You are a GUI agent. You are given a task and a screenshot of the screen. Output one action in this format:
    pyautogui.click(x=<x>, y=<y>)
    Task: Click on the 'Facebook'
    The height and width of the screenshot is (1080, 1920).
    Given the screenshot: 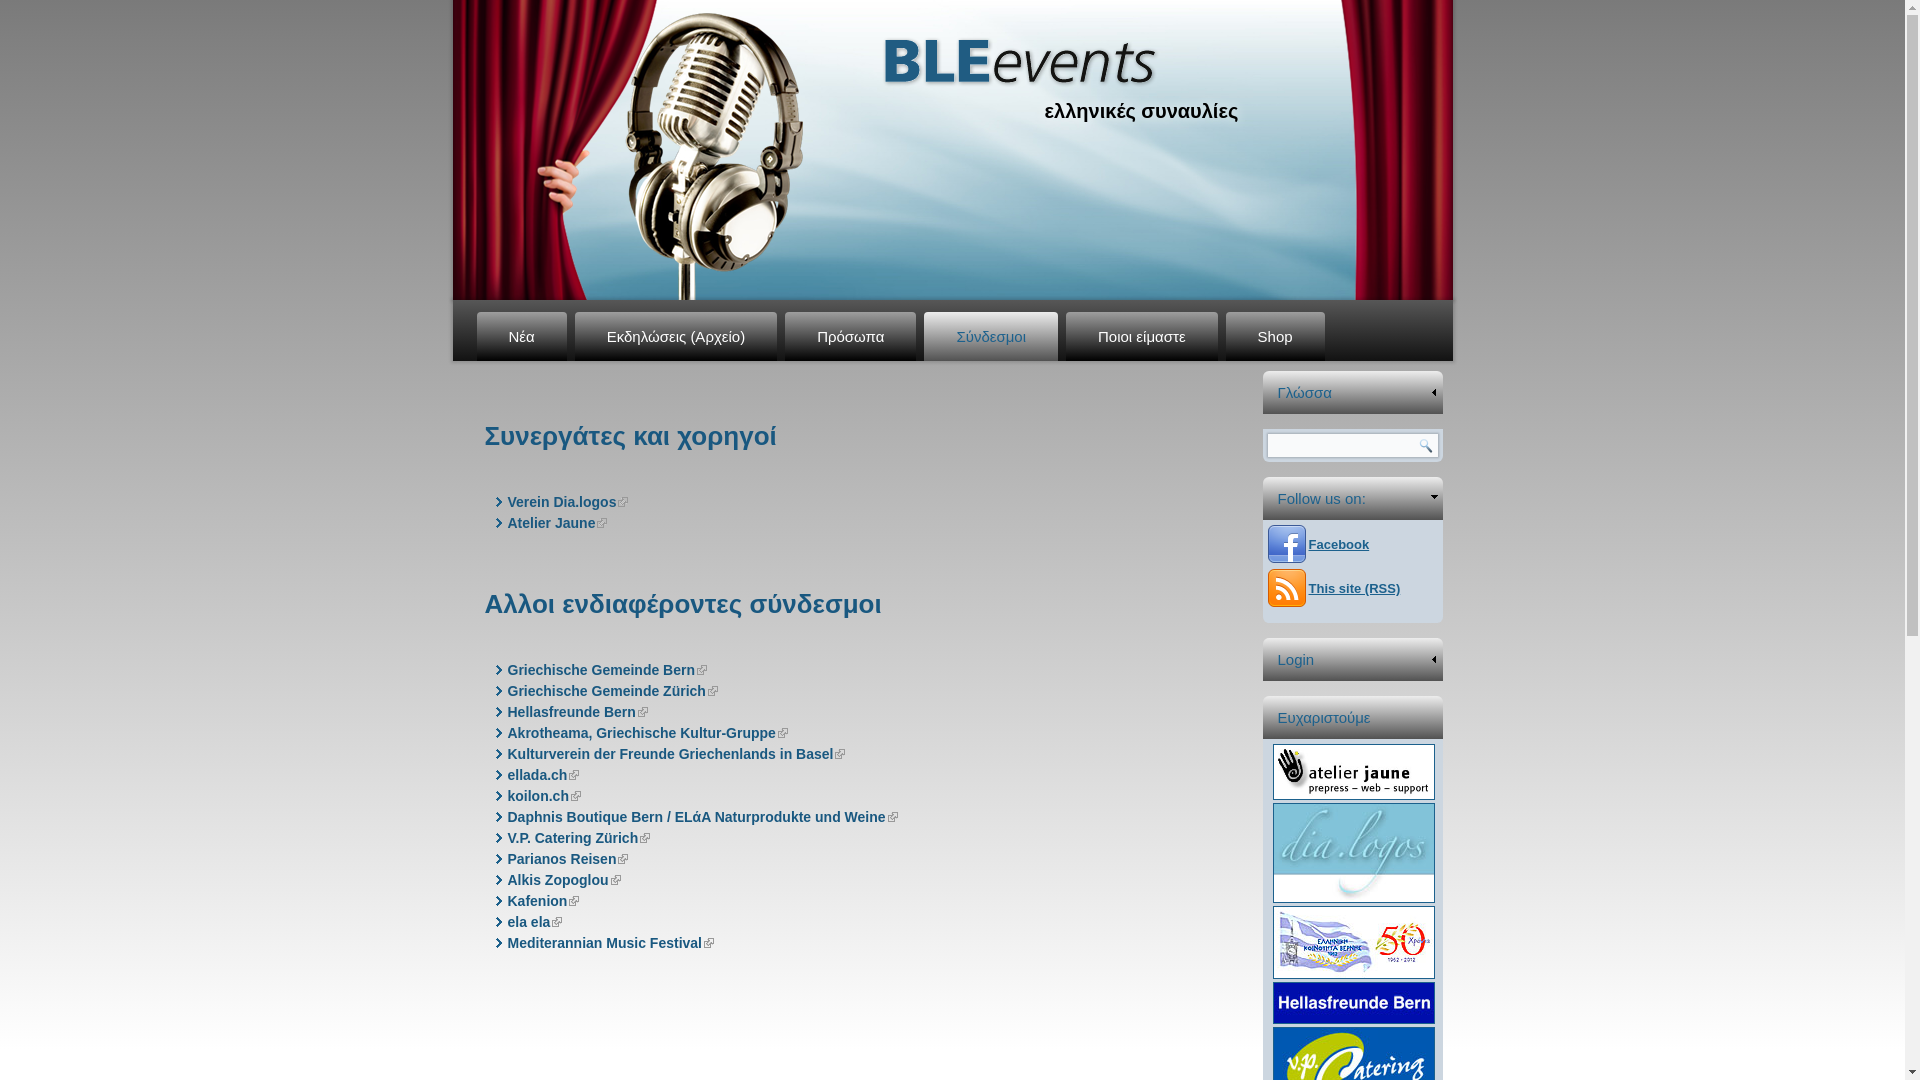 What is the action you would take?
    pyautogui.click(x=1321, y=547)
    